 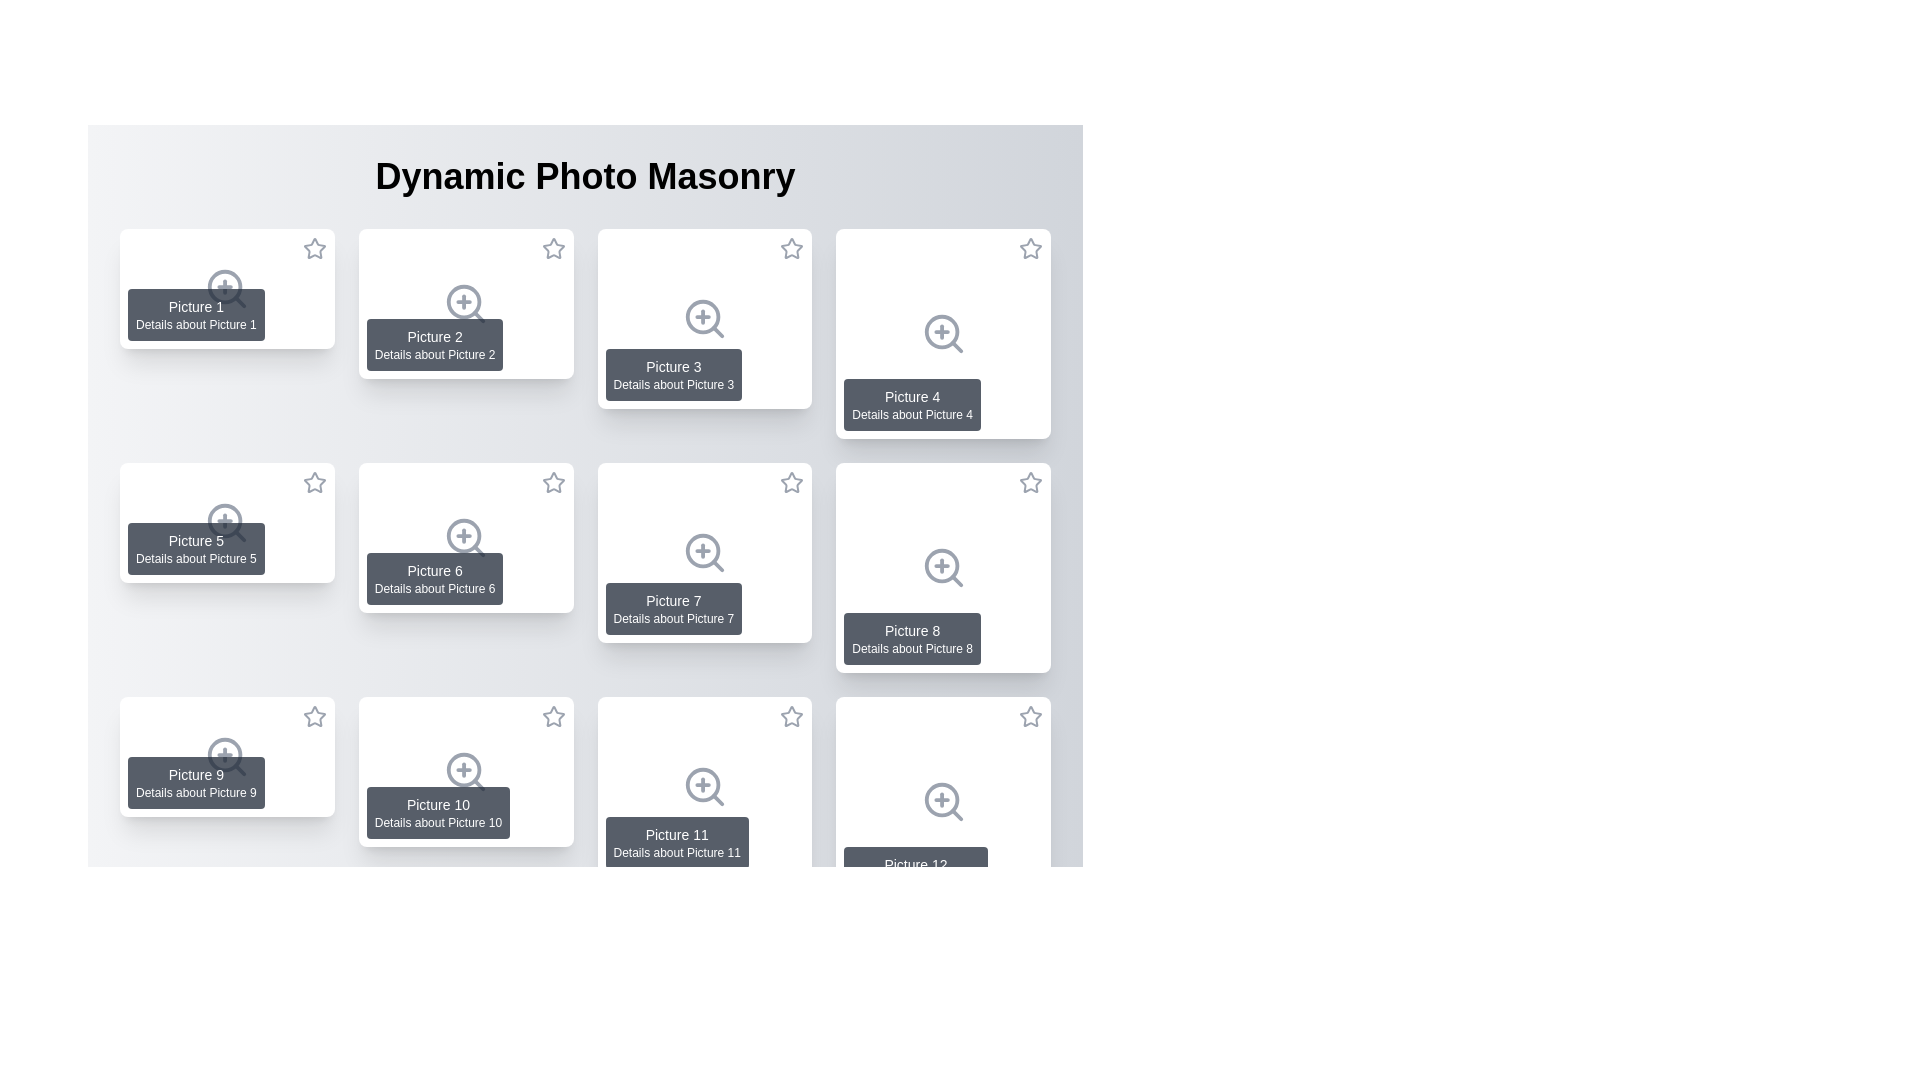 What do you see at coordinates (704, 318) in the screenshot?
I see `the card labeled 'Picture 3' which contains the magnifying glass icon with a '+' symbol in its center` at bounding box center [704, 318].